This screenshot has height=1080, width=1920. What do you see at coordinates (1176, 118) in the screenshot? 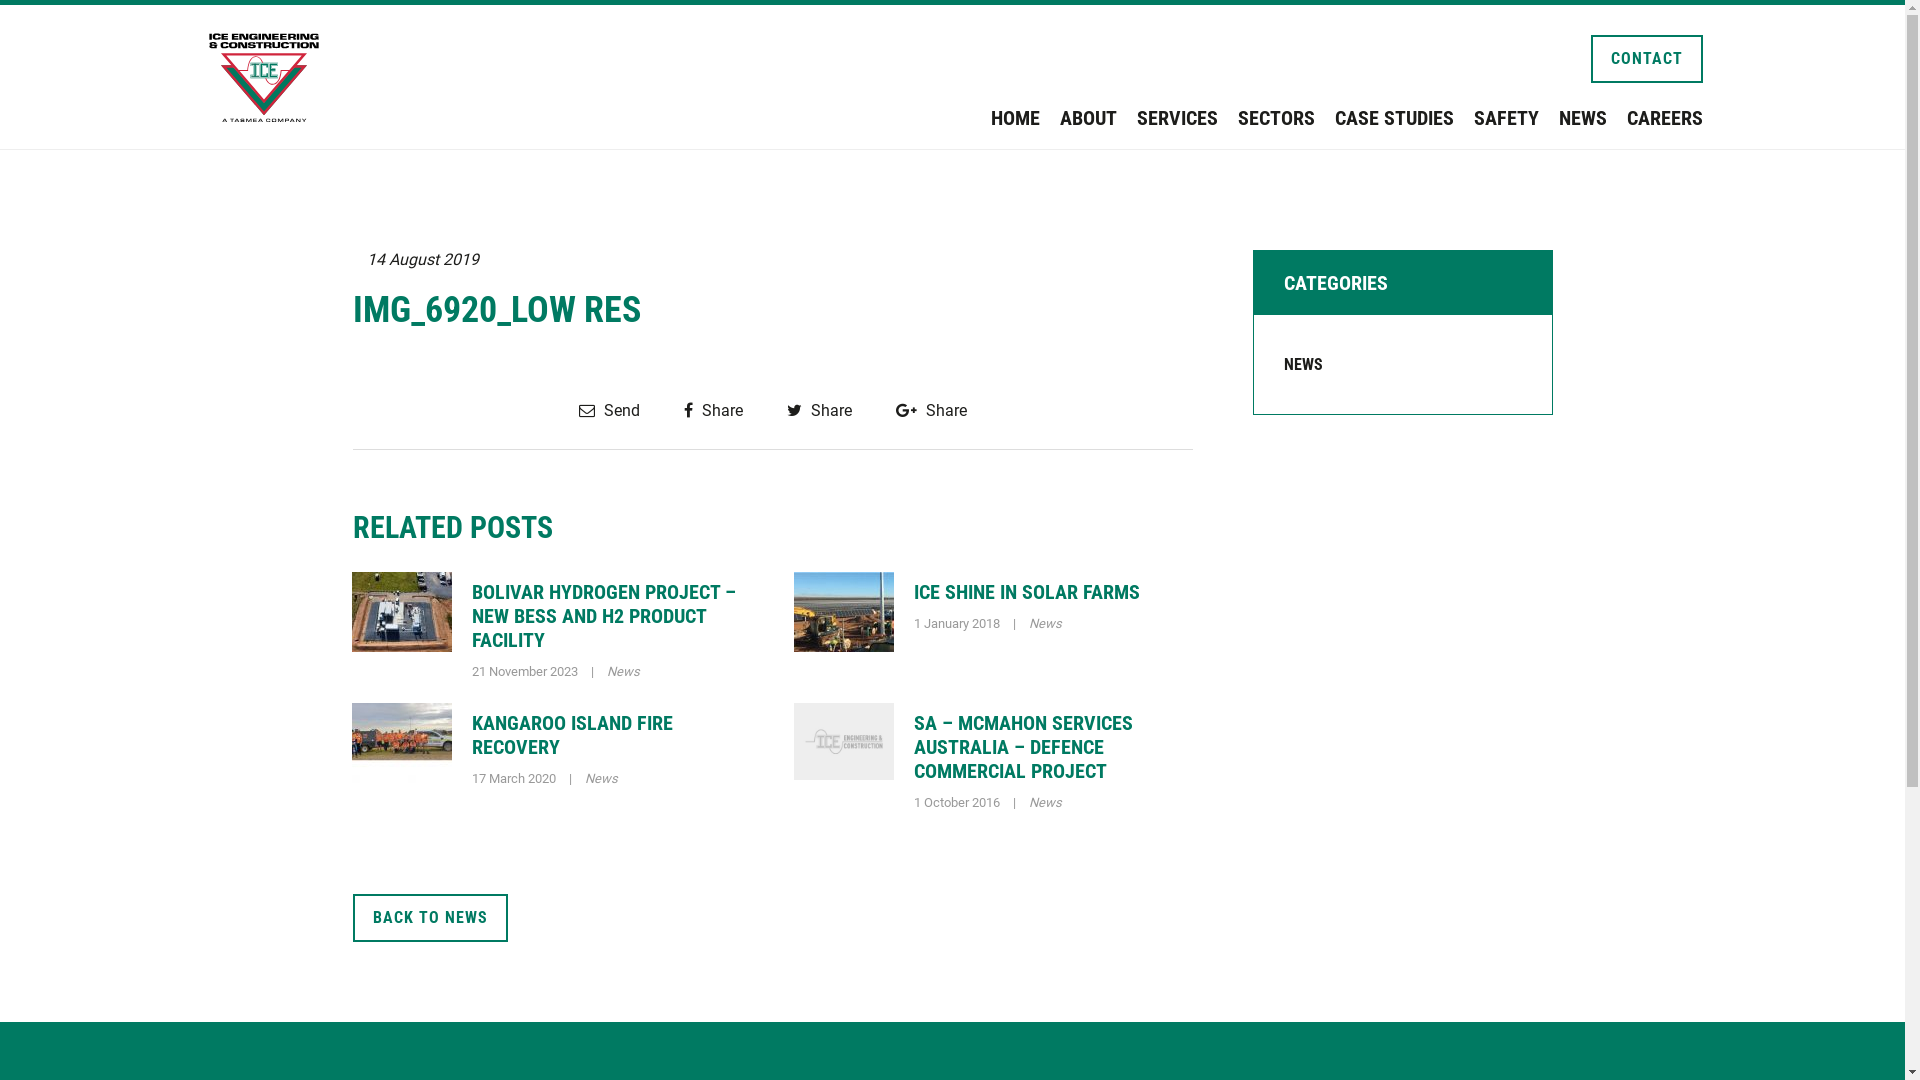
I see `'SERVICES'` at bounding box center [1176, 118].